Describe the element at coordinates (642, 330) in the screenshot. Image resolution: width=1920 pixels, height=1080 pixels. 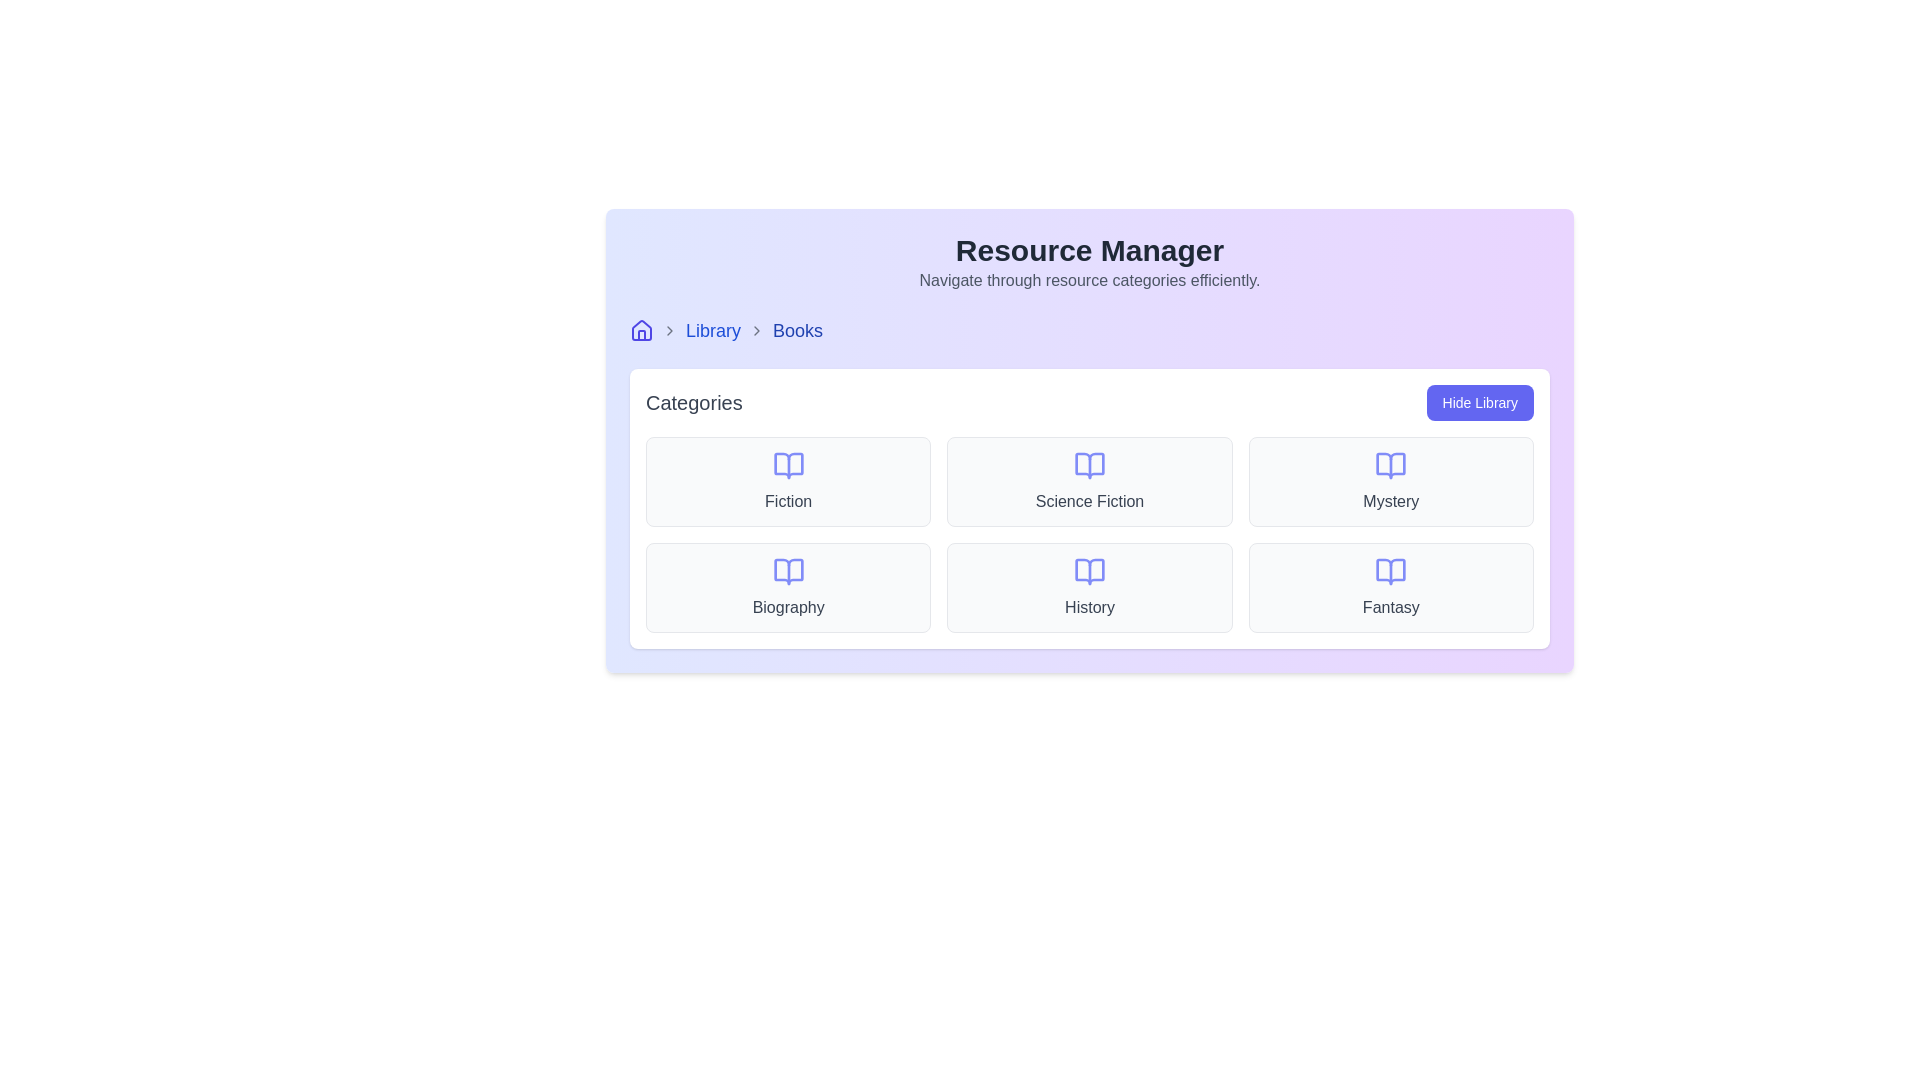
I see `the blue house outline icon located on the far left of the breadcrumb navigation bar` at that location.